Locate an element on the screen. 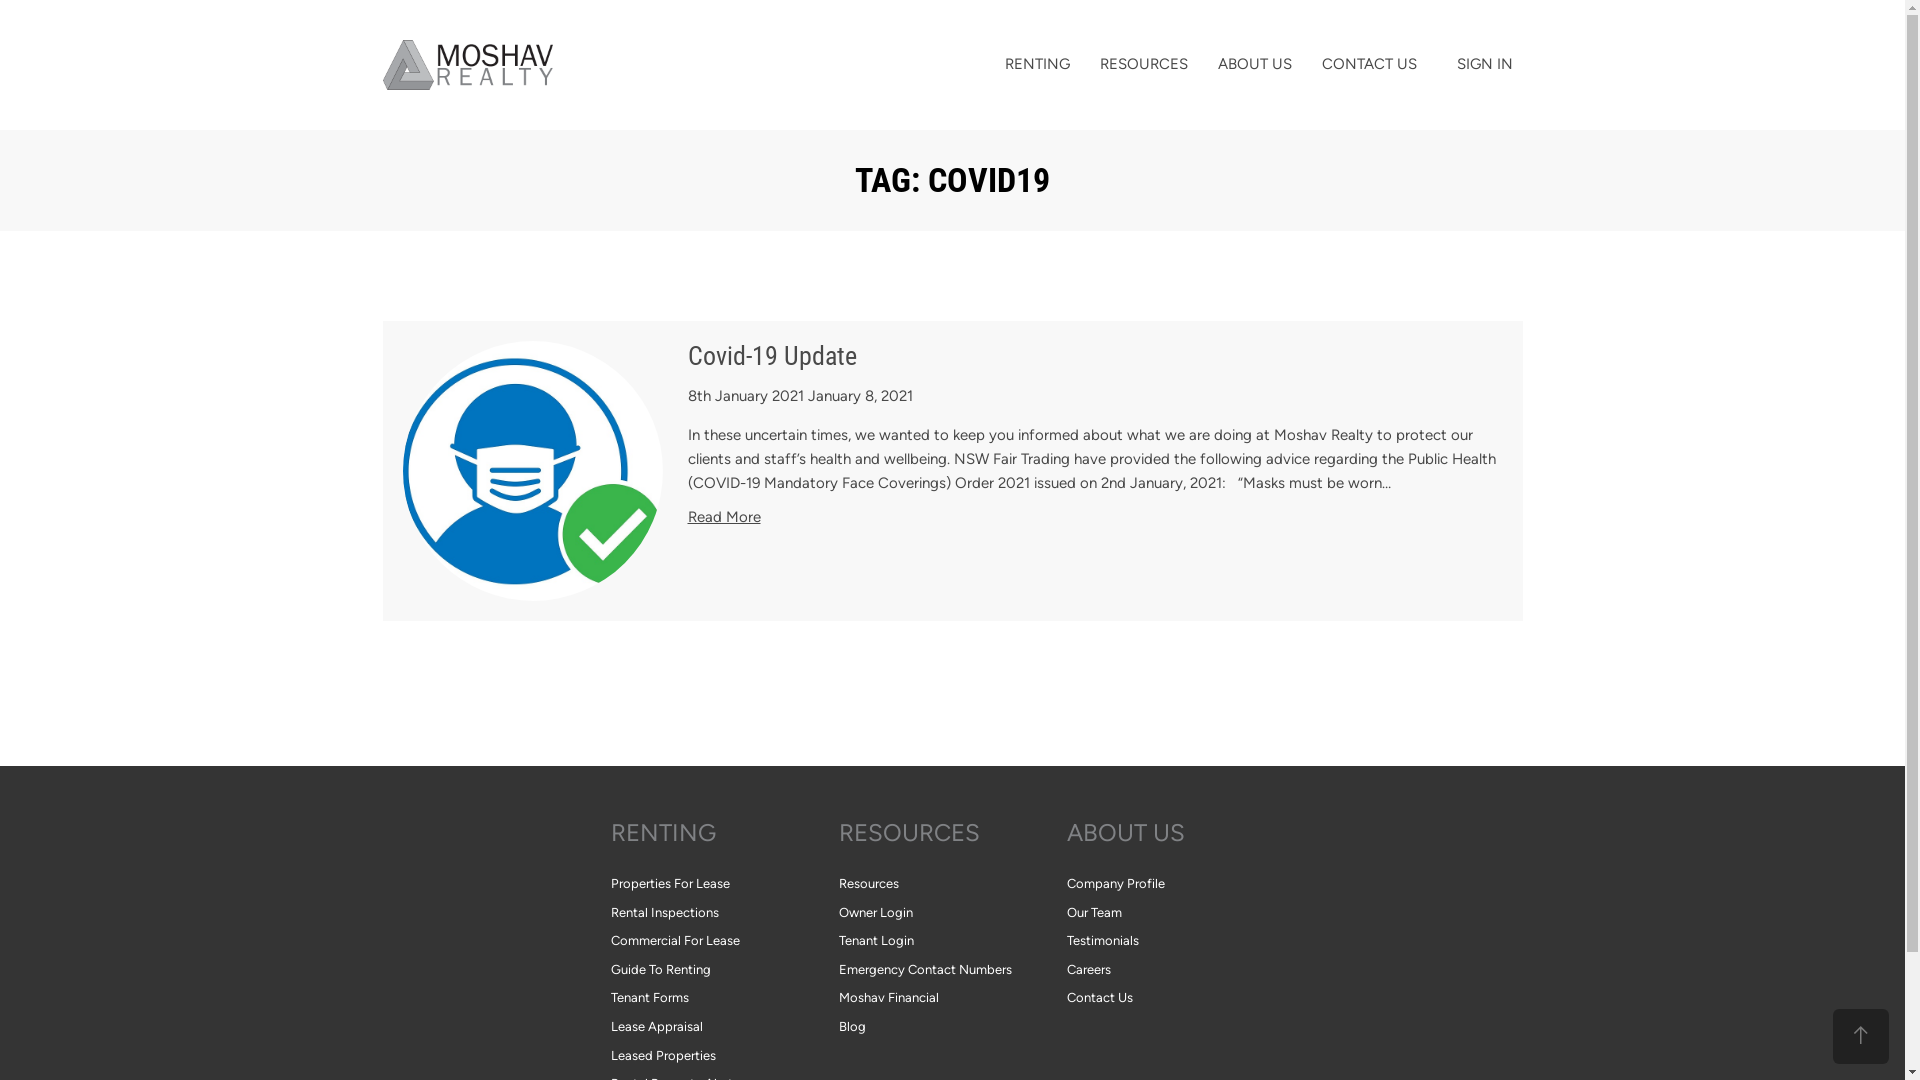 The width and height of the screenshot is (1920, 1080). 'Resources' is located at coordinates (950, 883).